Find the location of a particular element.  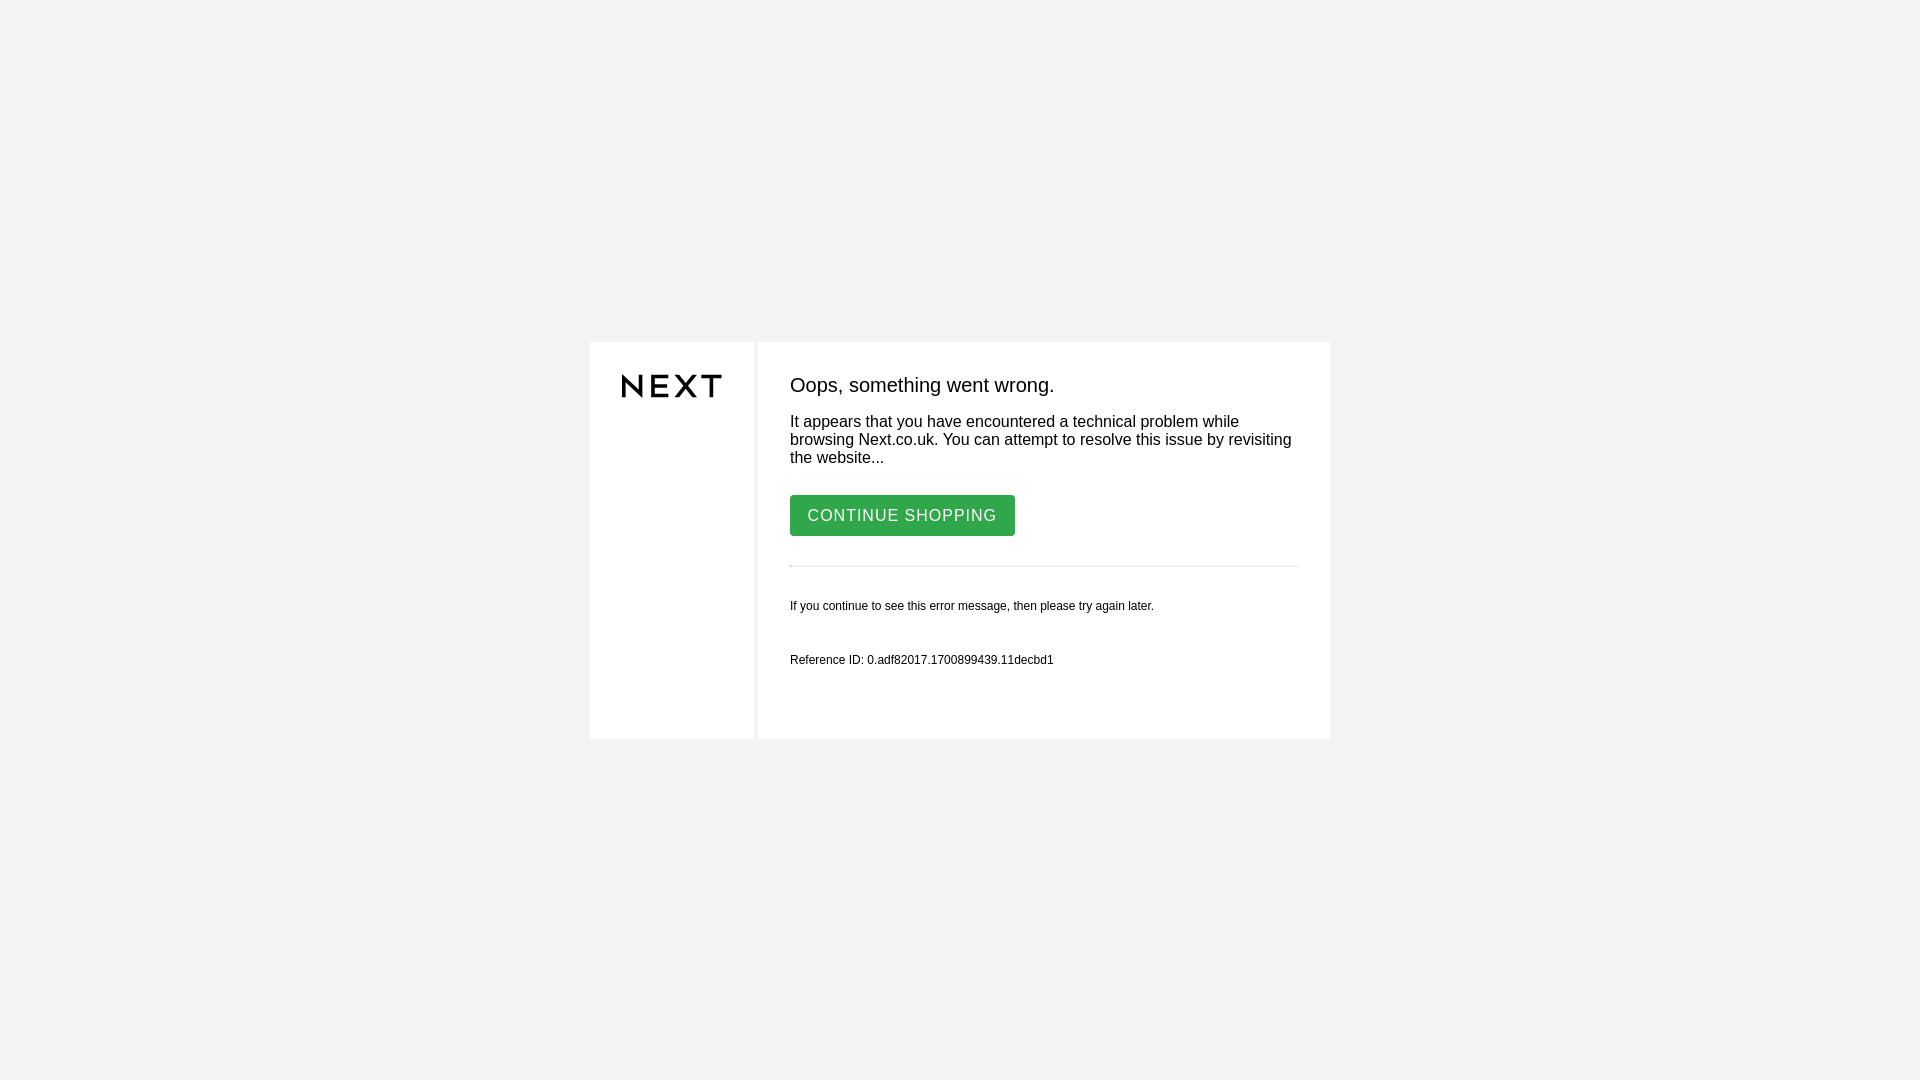

'CONTINUE SHOPPING' is located at coordinates (901, 513).